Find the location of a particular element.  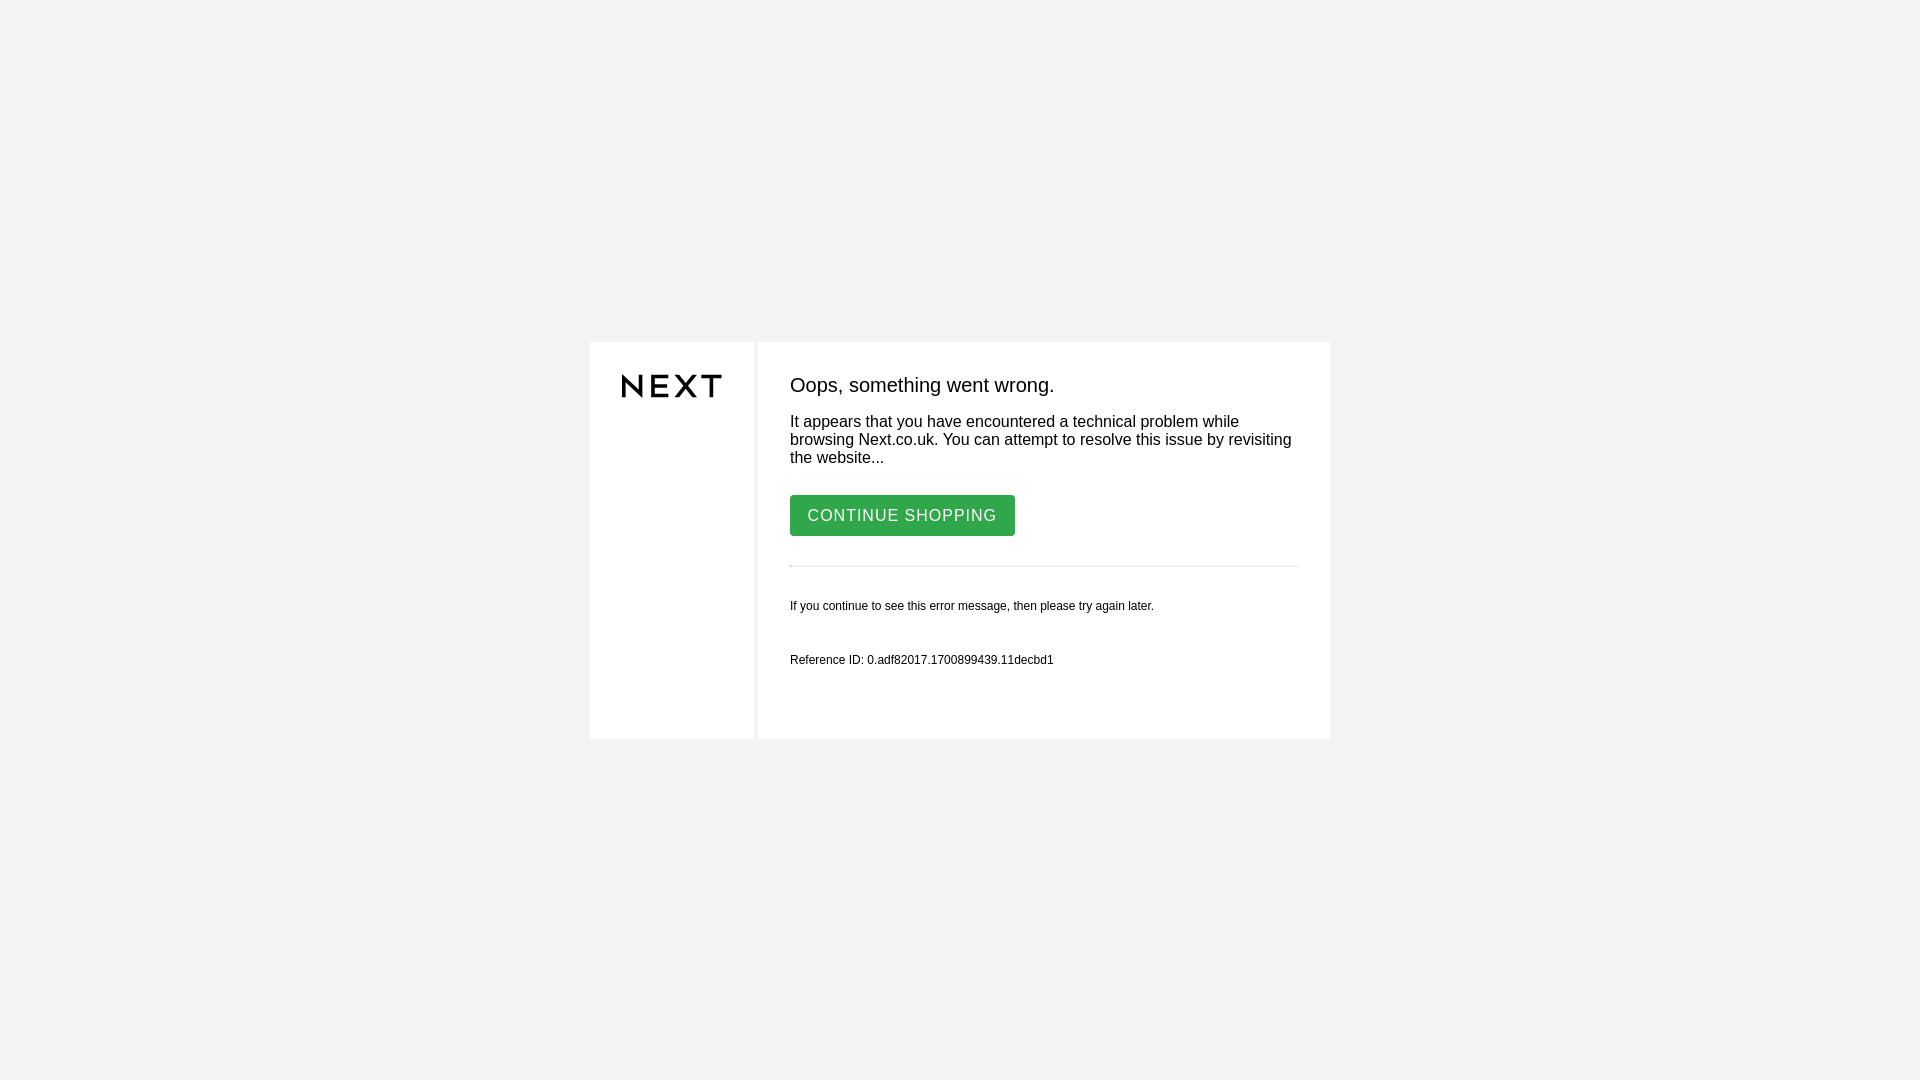

'CONTINUE SHOPPING' is located at coordinates (901, 513).